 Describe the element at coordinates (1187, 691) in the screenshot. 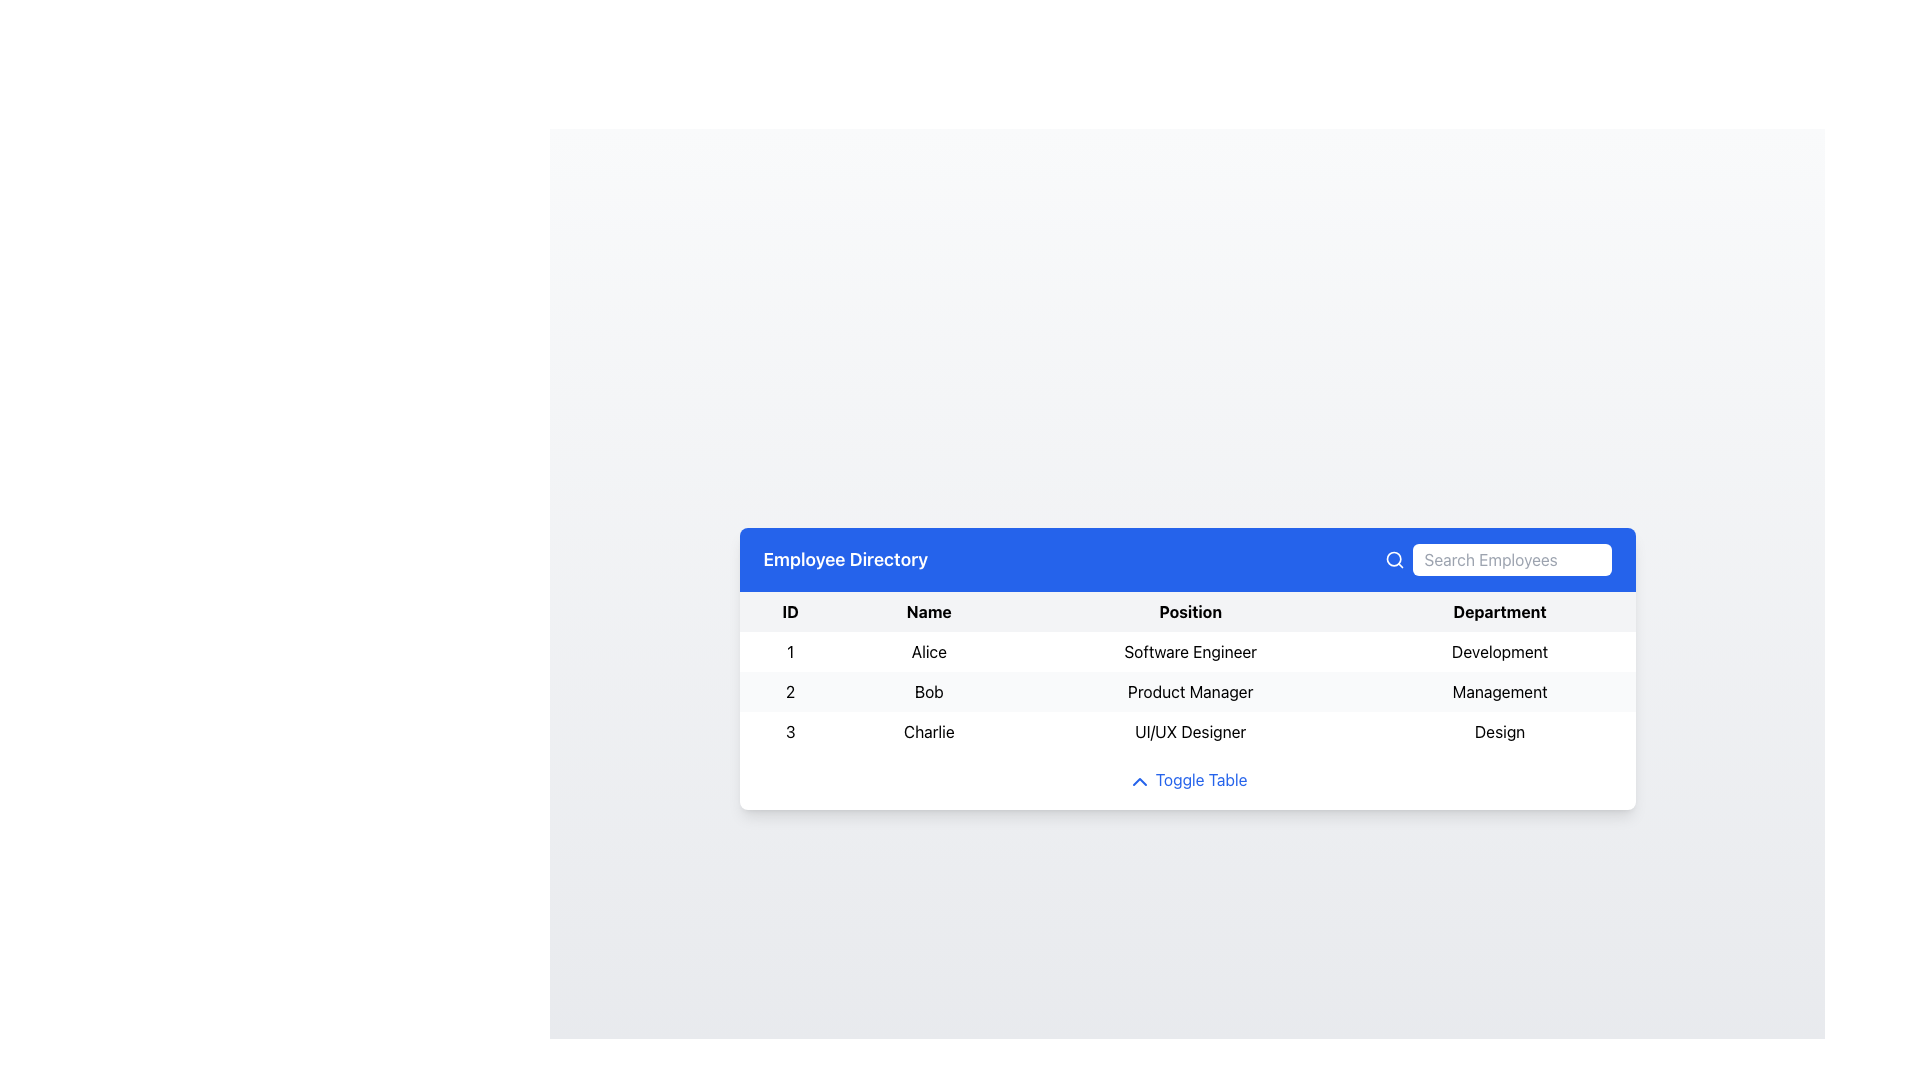

I see `to select the second row of the employee data table containing 'Bob' as the name, 'Product Manager' as the position, and 'Management' as the department` at that location.